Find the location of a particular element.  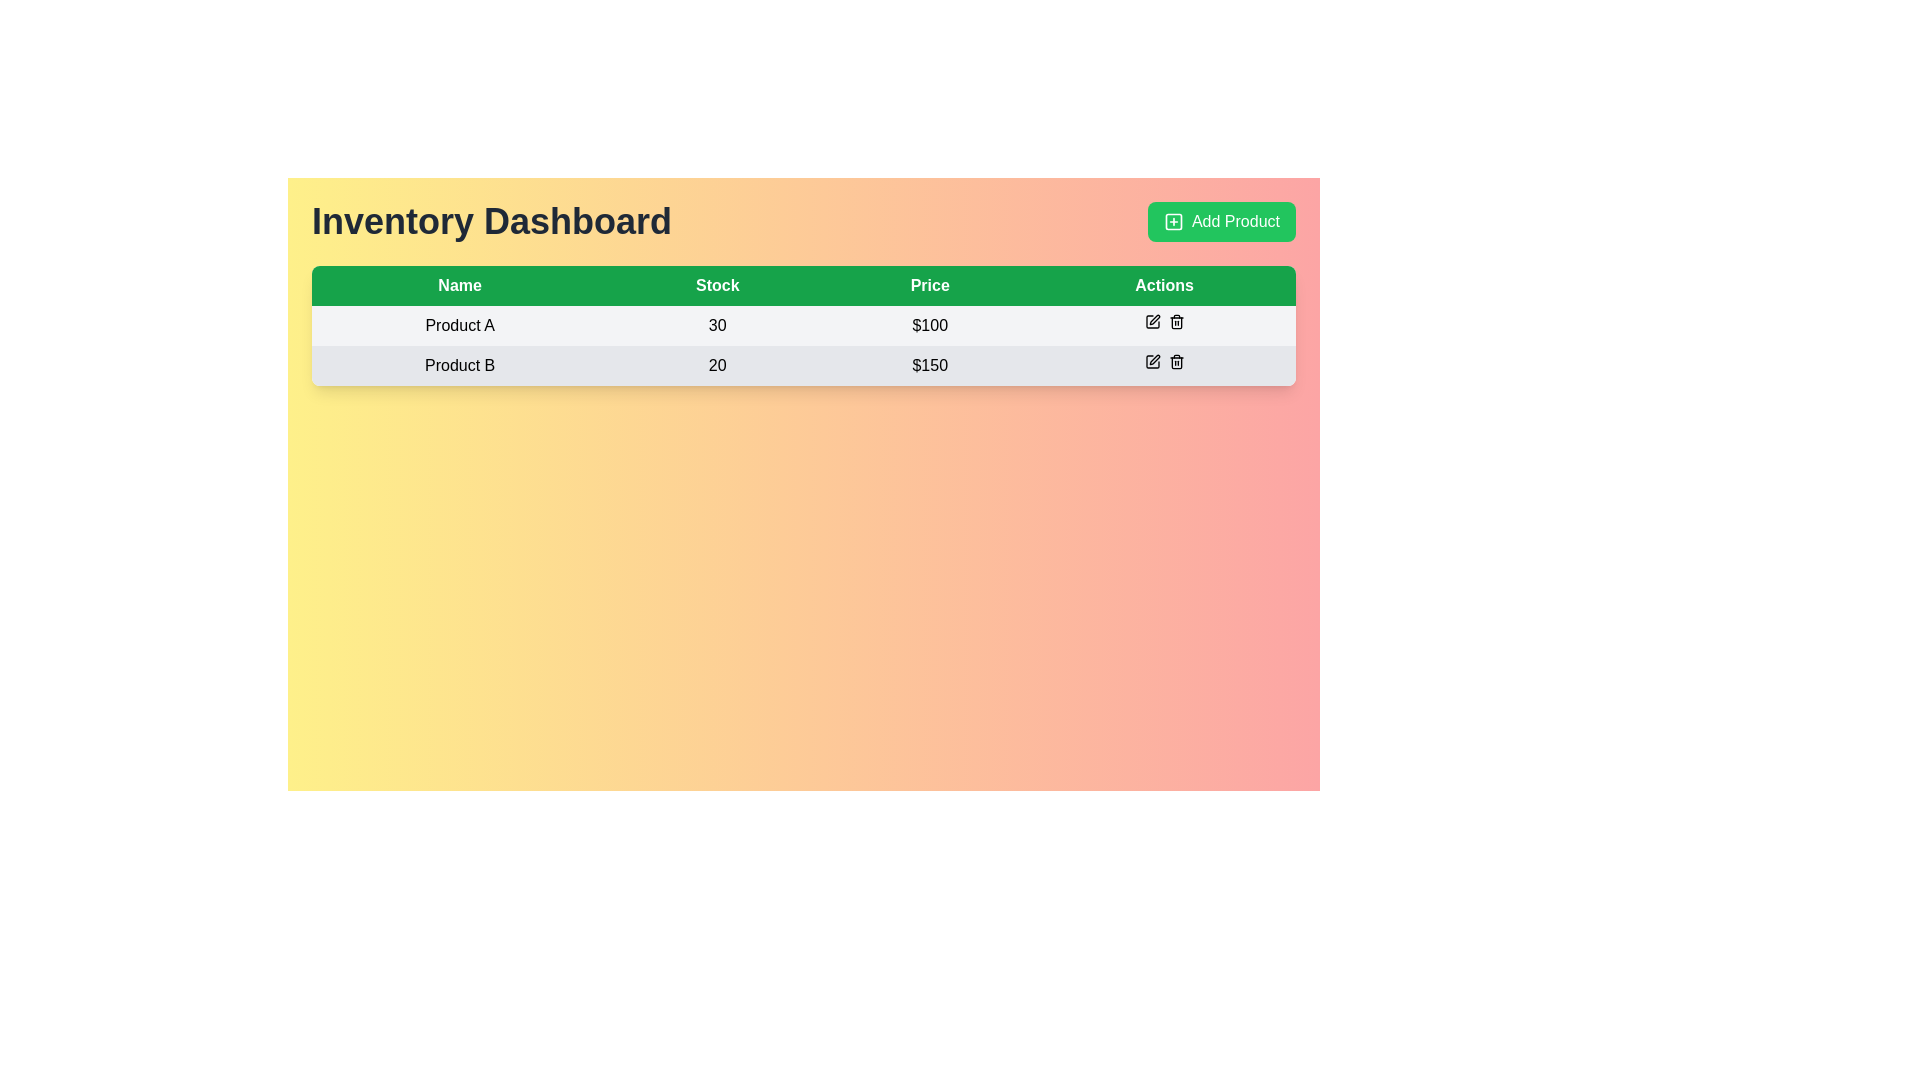

the text label that is the third column header in the table, positioned between 'Stock' and 'Actions' is located at coordinates (929, 285).